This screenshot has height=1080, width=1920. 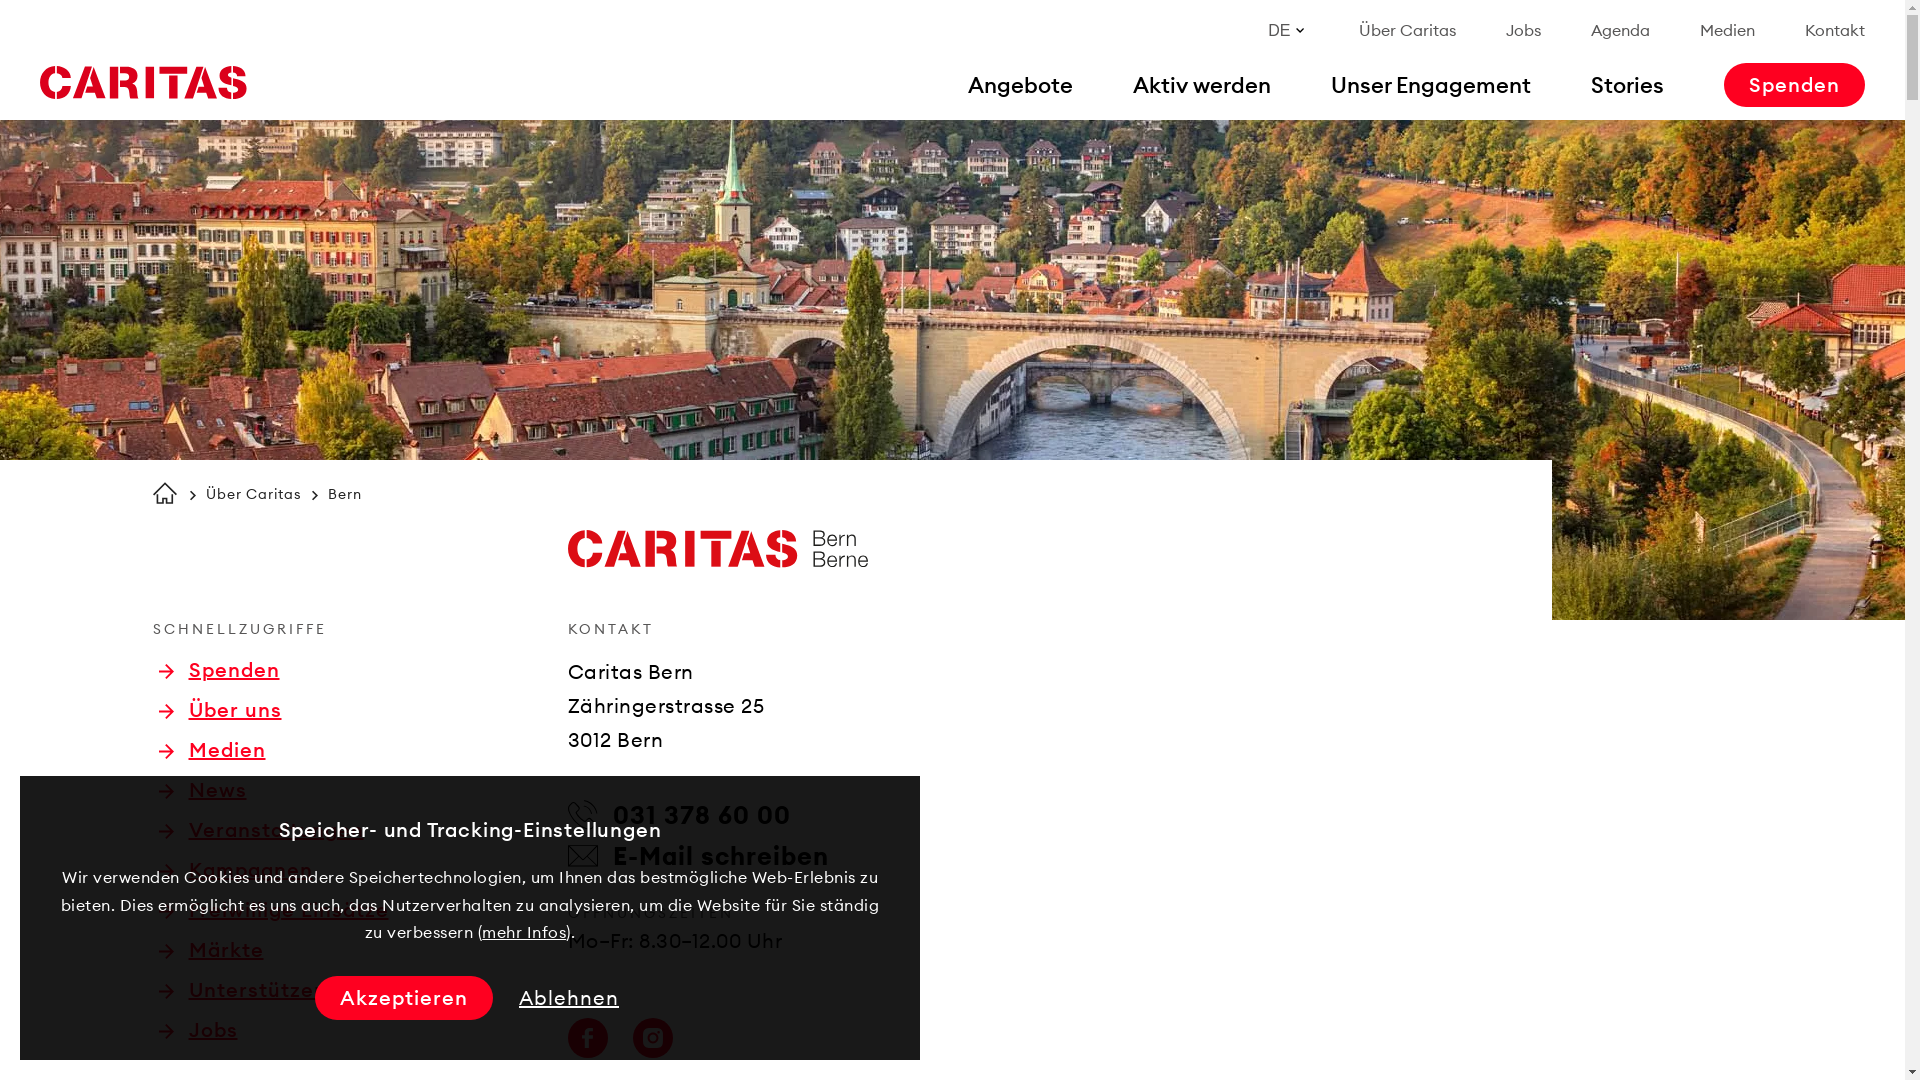 I want to click on 'News', so click(x=201, y=789).